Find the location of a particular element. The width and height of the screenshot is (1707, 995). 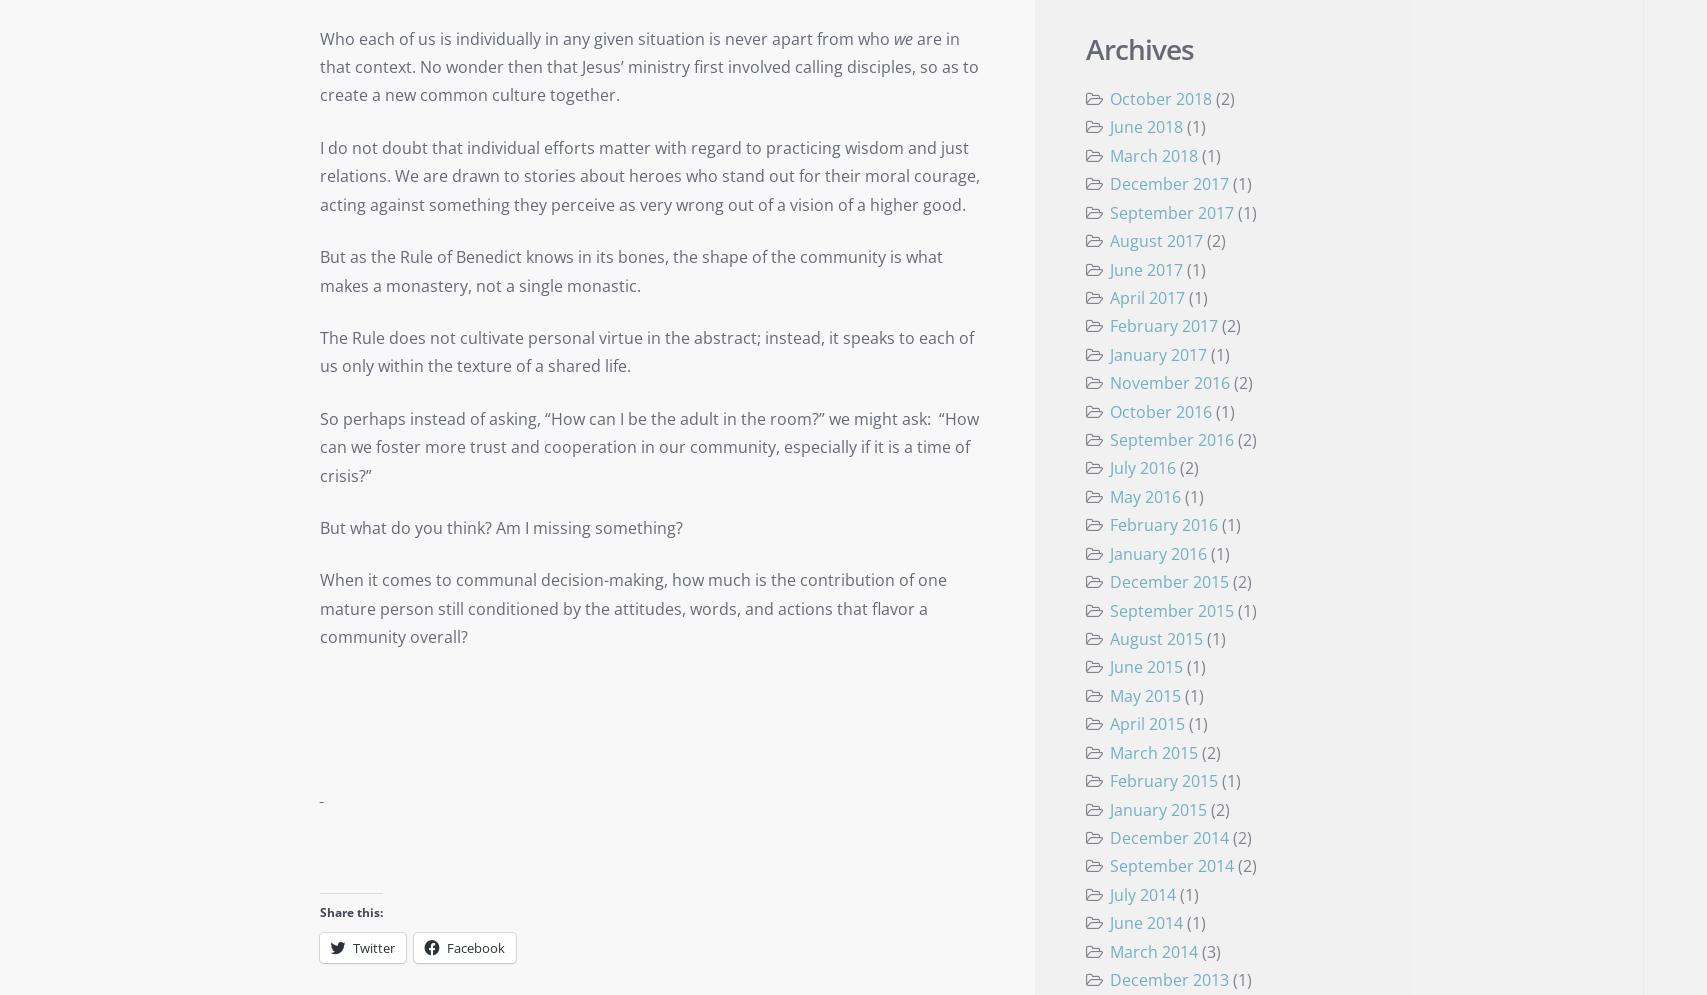

'July 2014' is located at coordinates (1108, 893).